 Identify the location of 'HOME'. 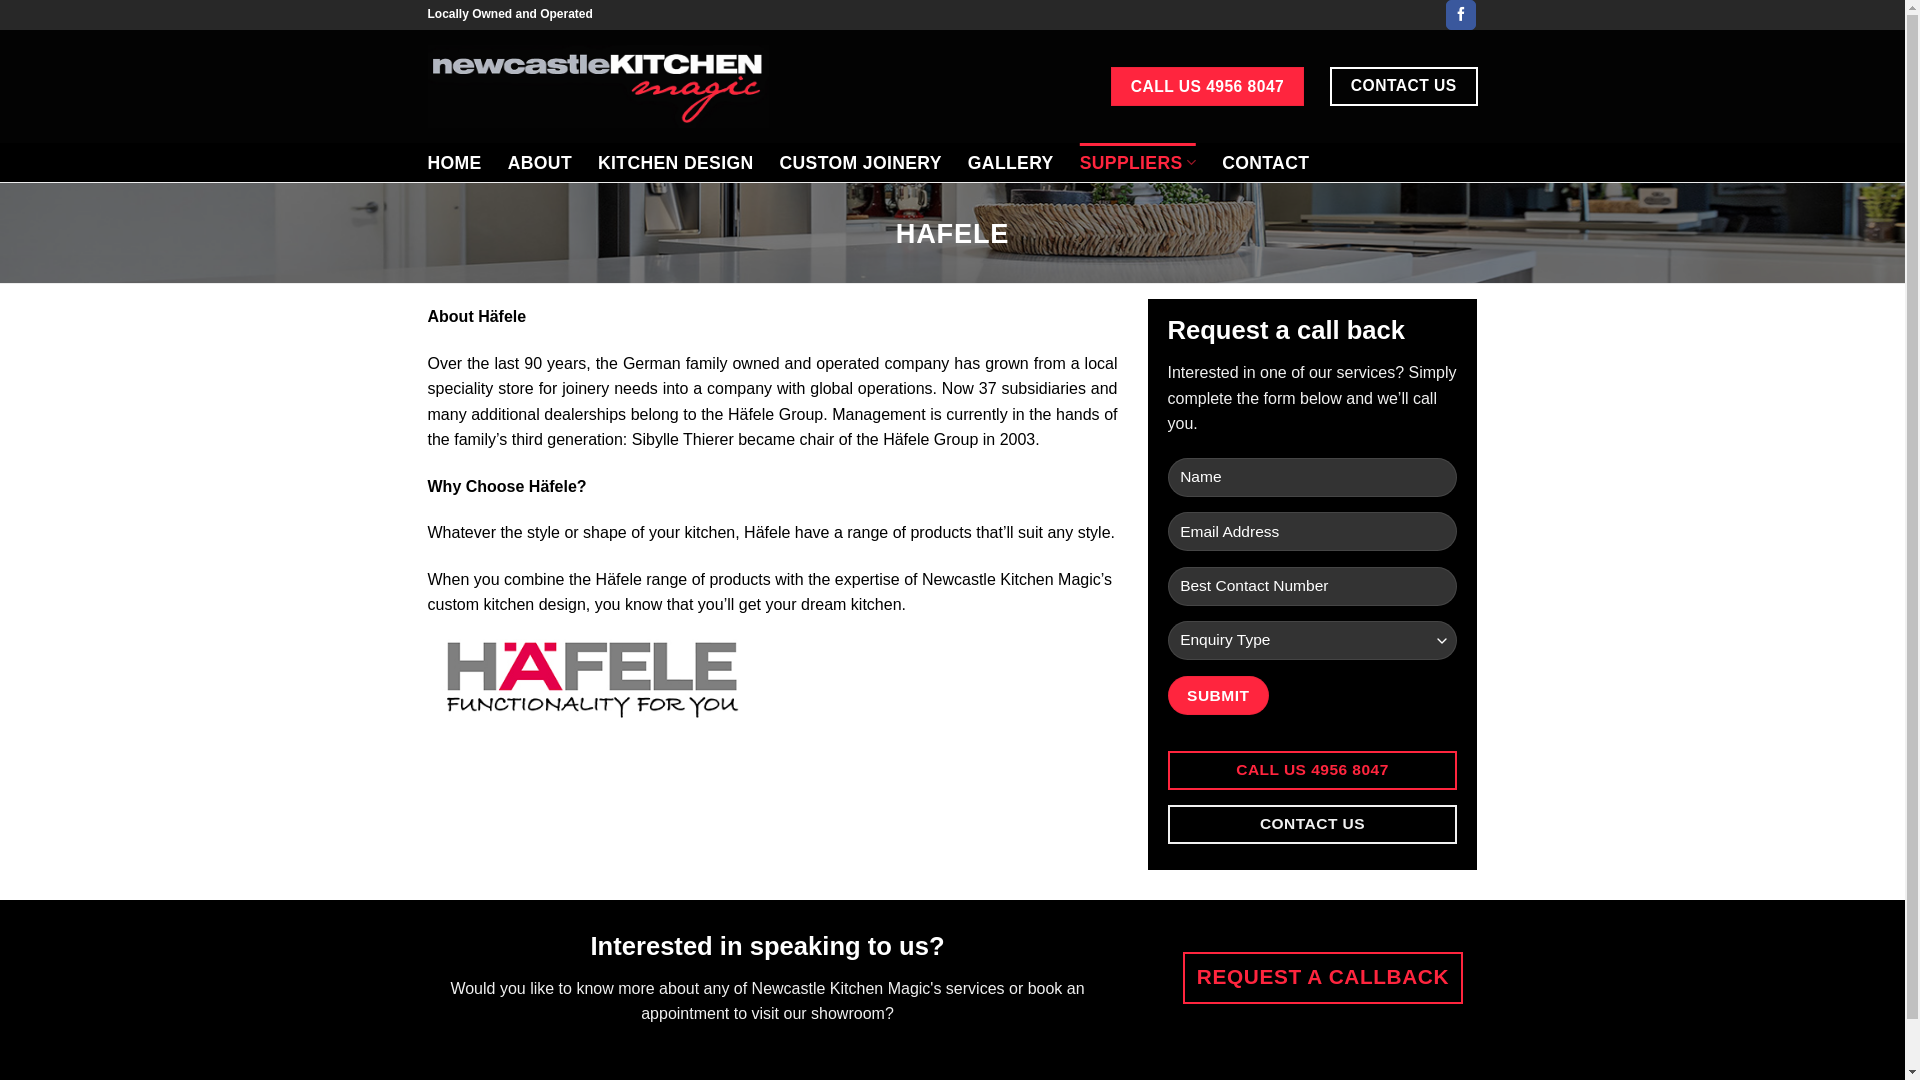
(426, 161).